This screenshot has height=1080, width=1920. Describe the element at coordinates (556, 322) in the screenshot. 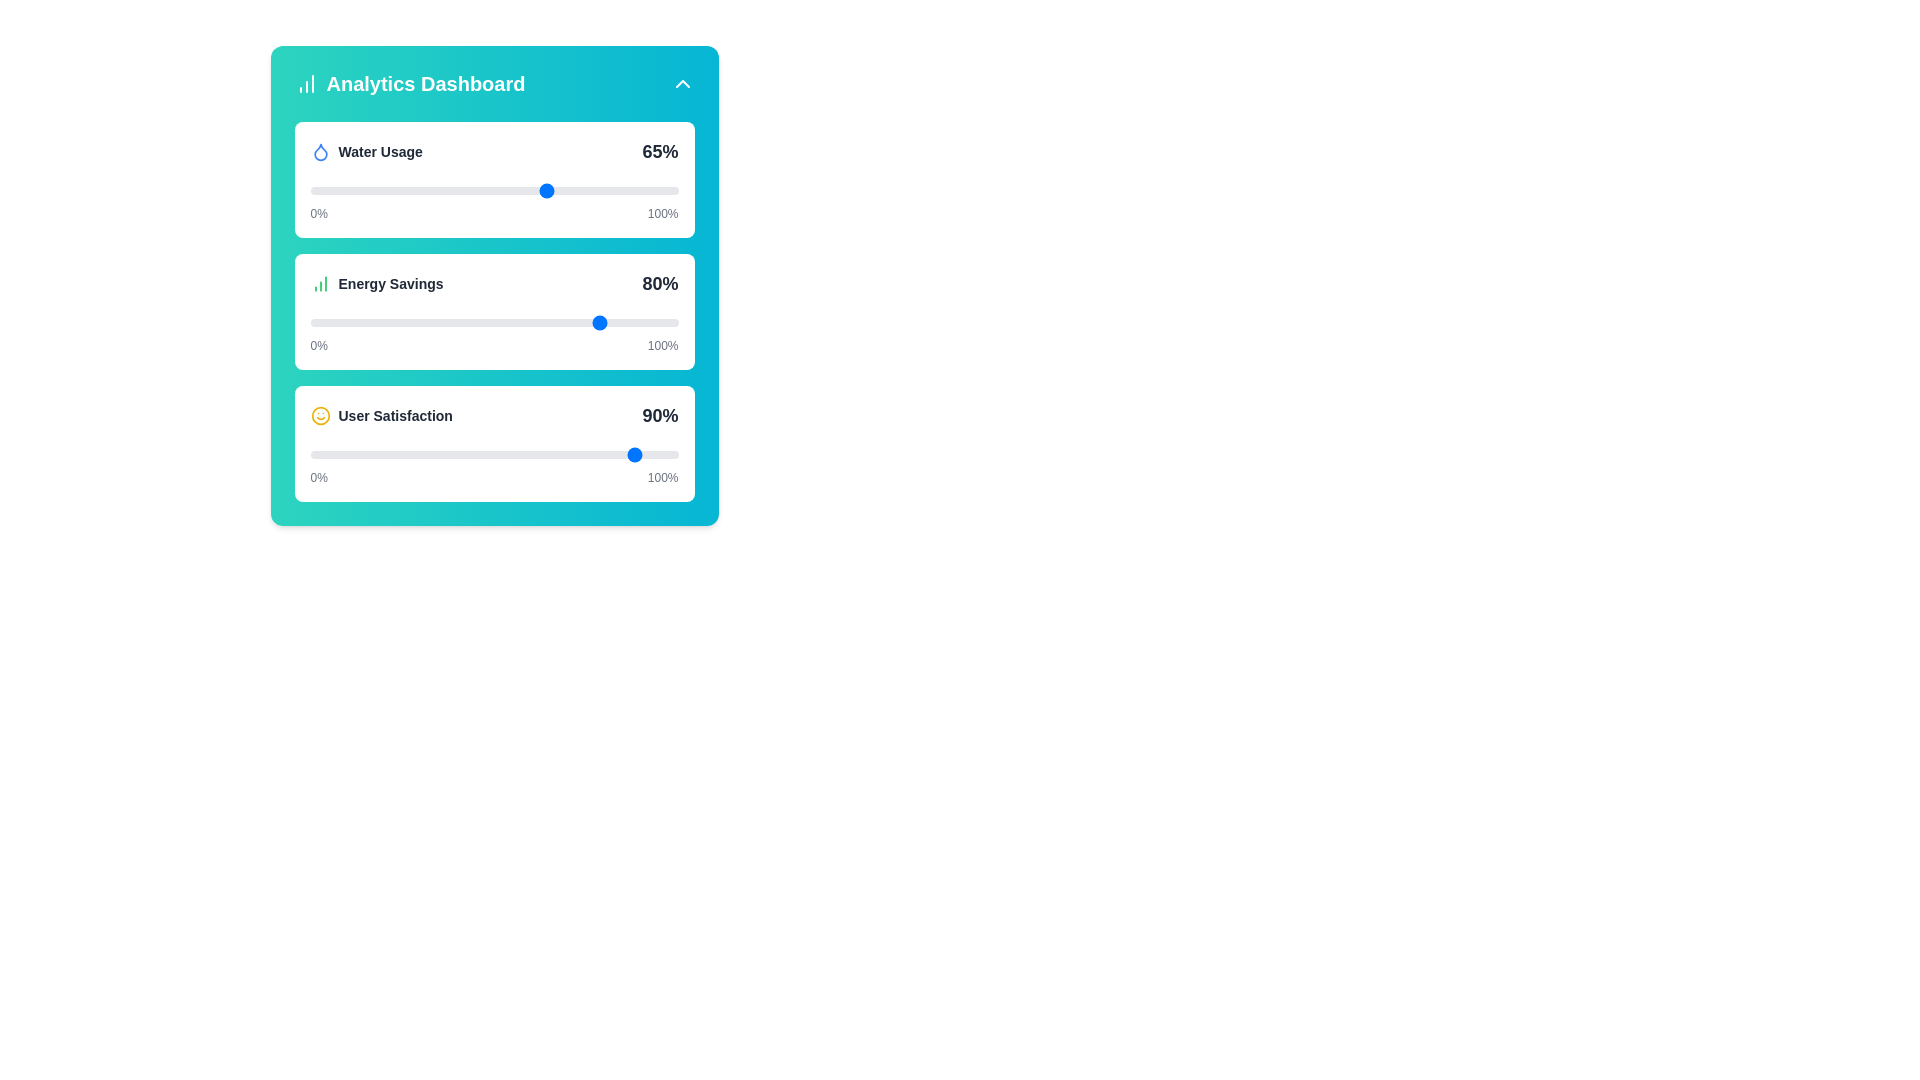

I see `energy savings` at that location.